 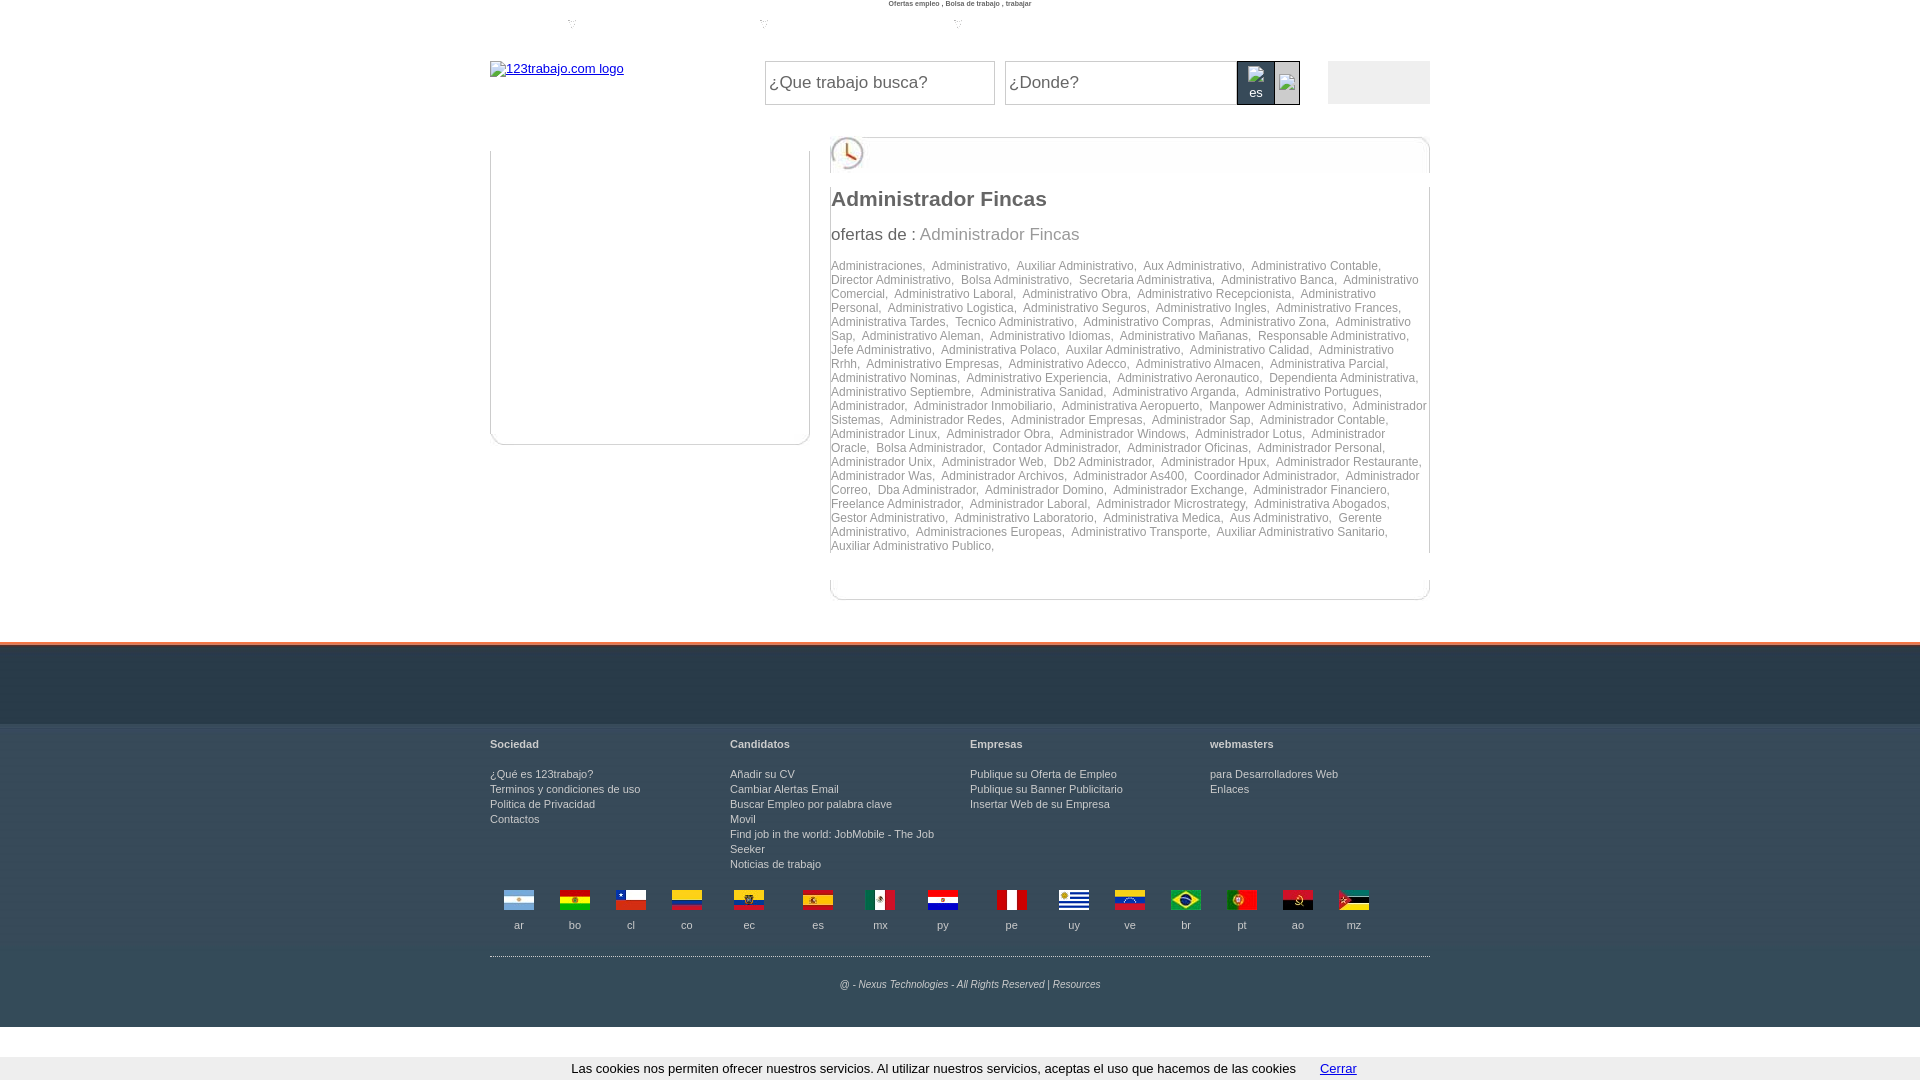 I want to click on 'Dba Administrador, ', so click(x=878, y=489).